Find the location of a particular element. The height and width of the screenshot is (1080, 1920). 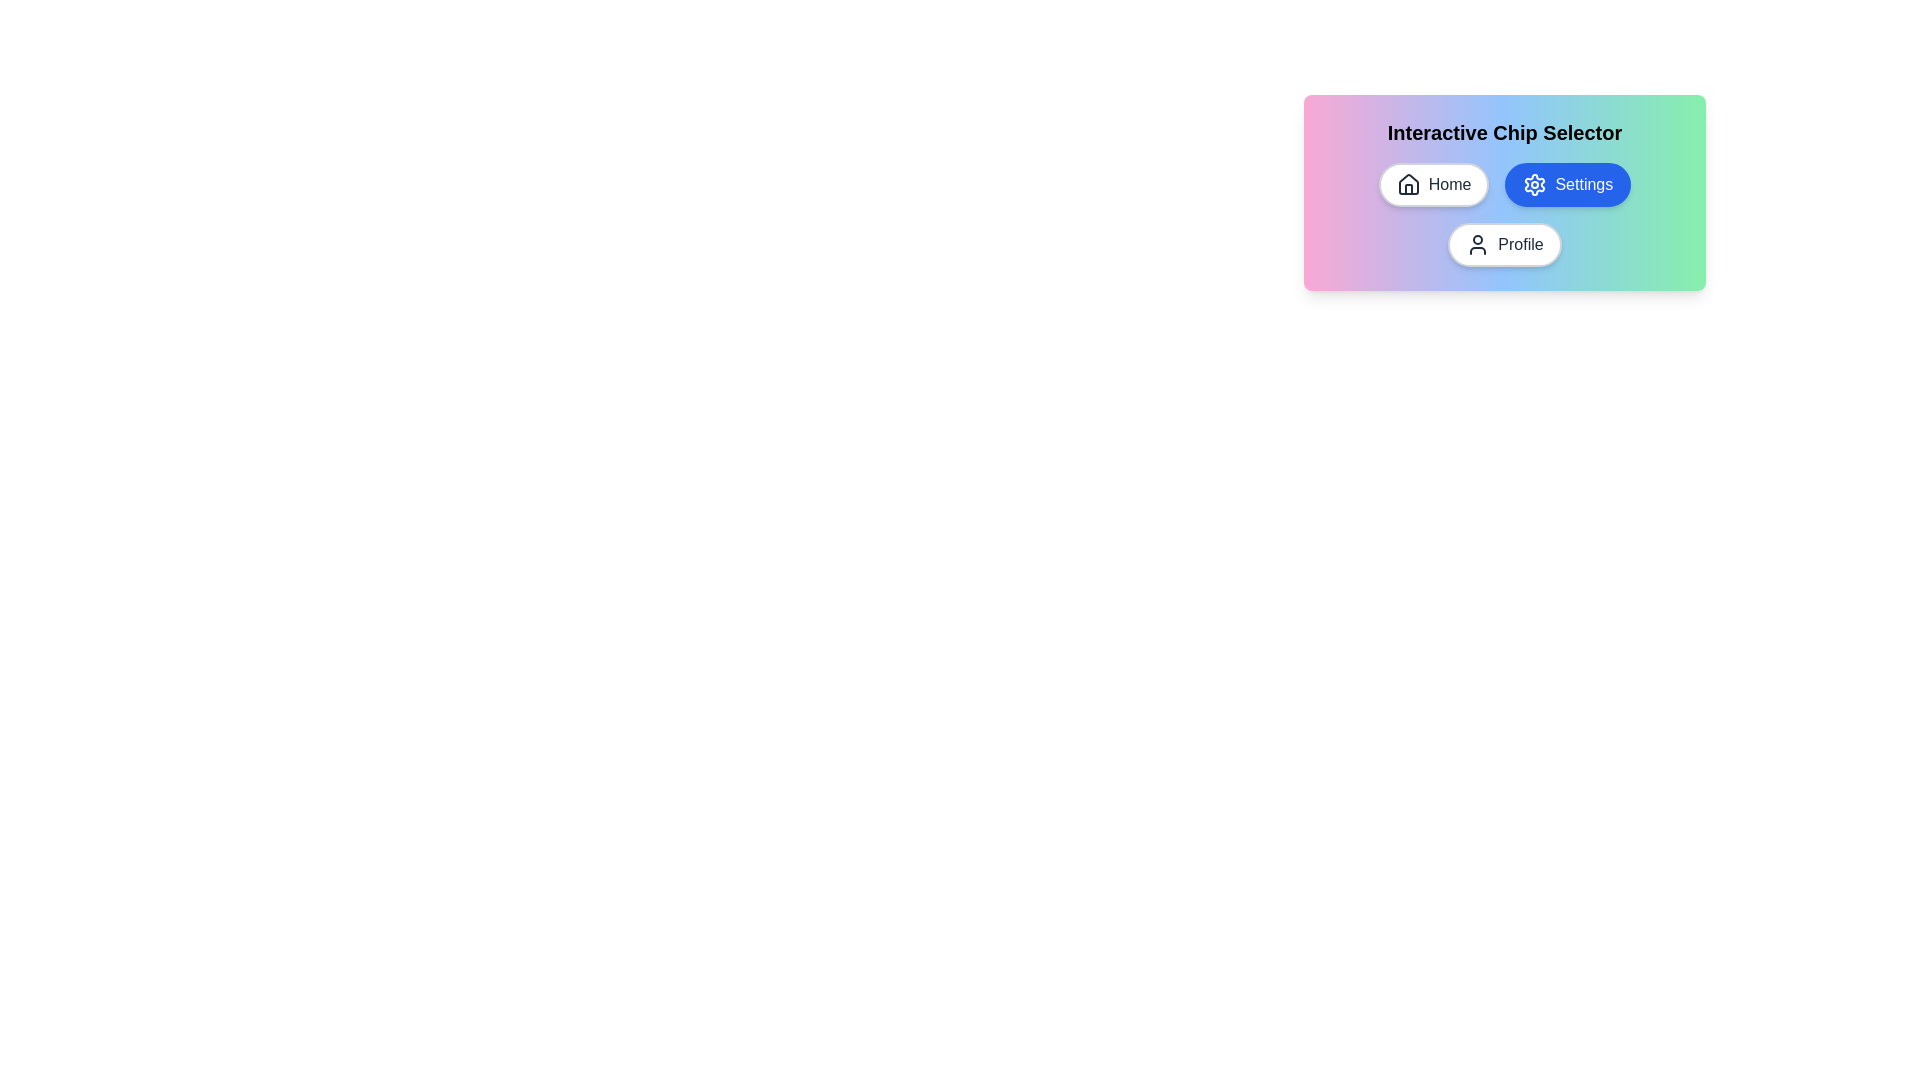

the chip labeled Settings is located at coordinates (1567, 185).